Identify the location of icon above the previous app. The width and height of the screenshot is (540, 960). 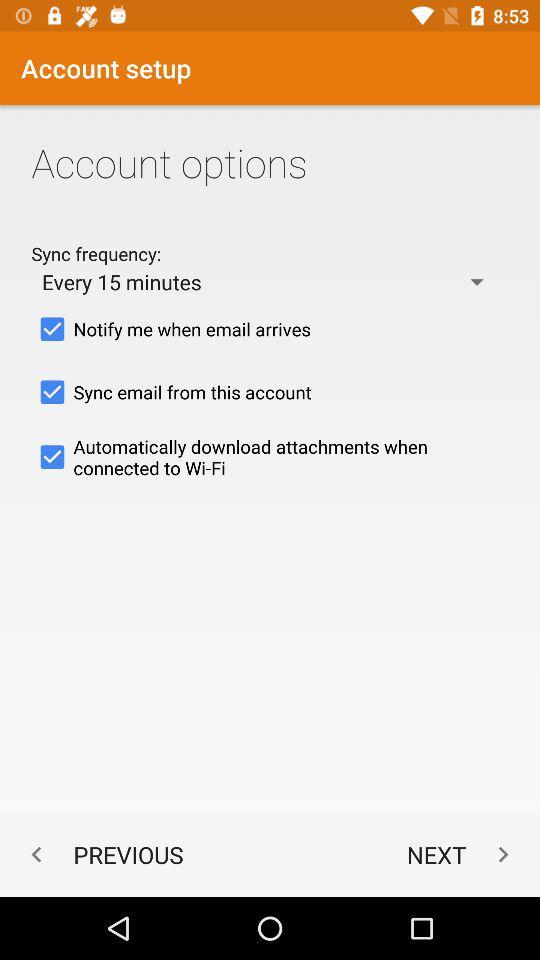
(270, 457).